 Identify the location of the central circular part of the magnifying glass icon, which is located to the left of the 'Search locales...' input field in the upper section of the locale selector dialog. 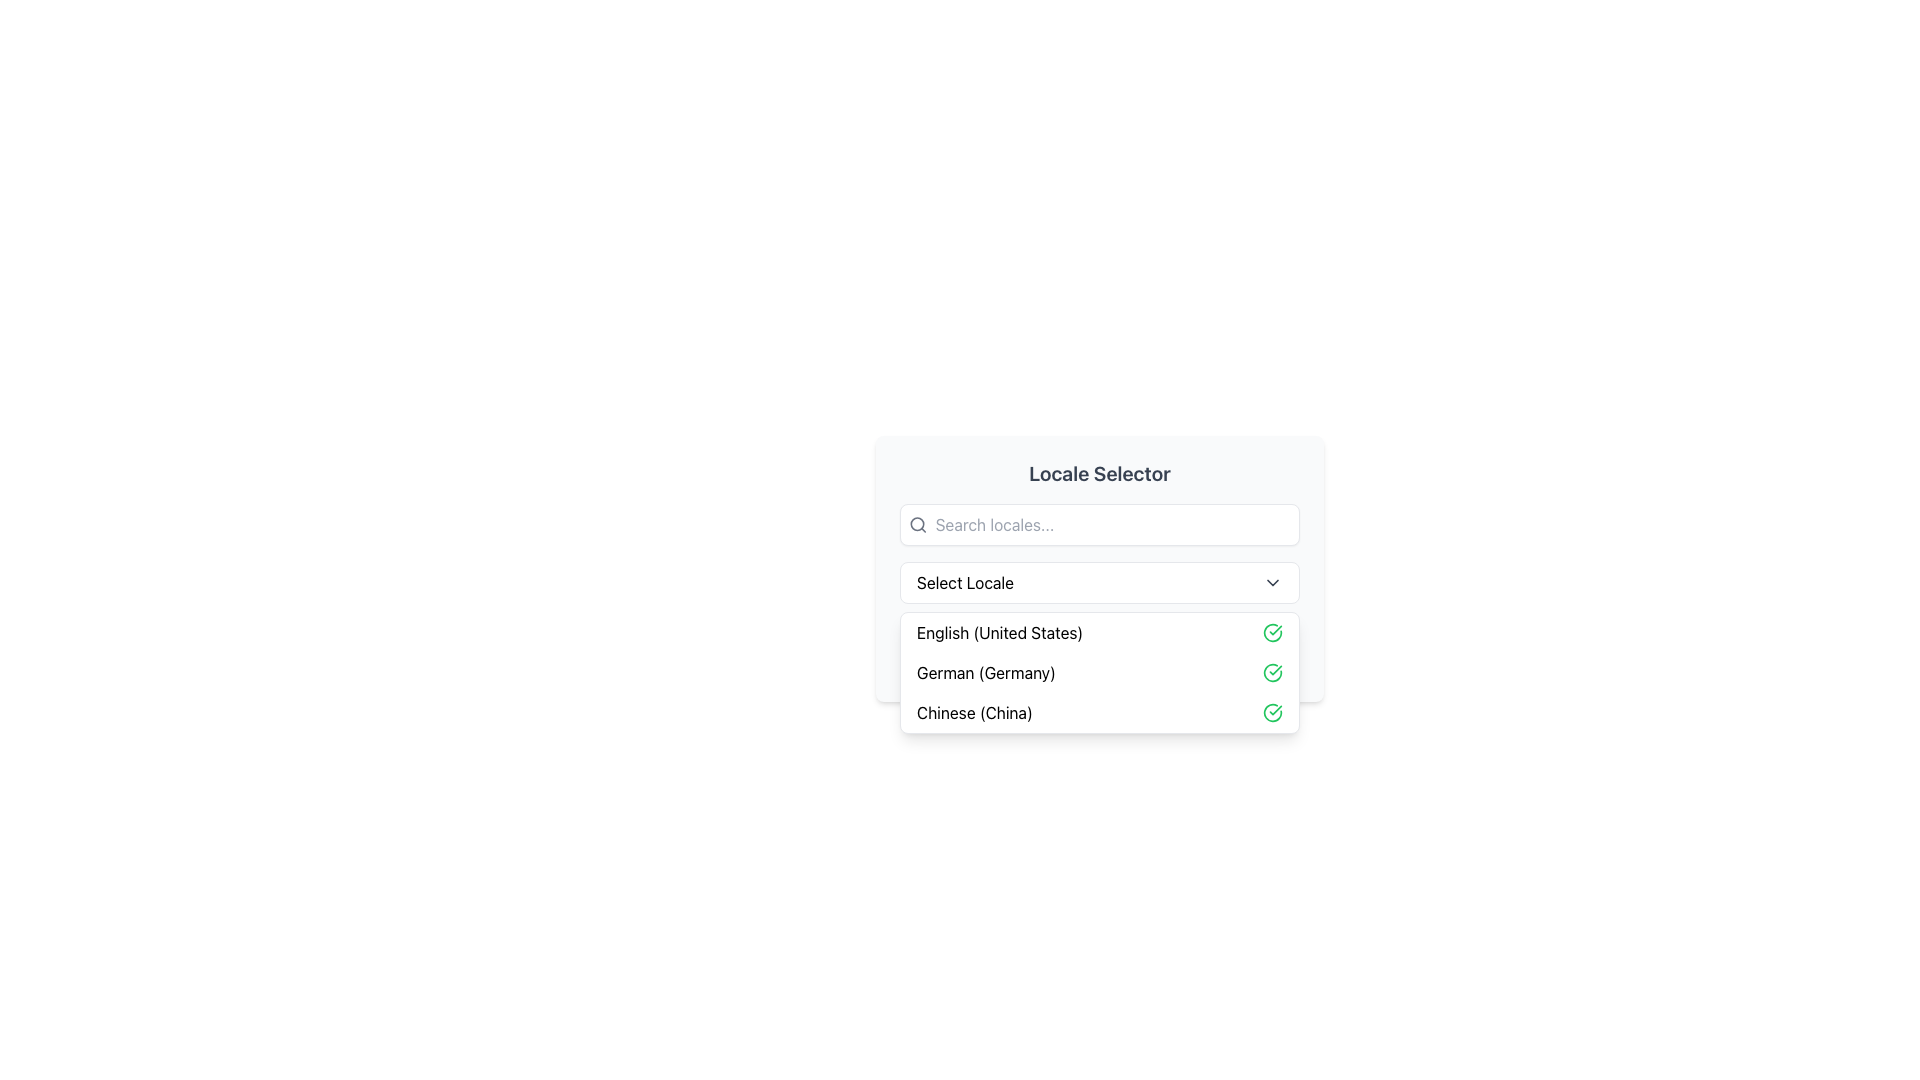
(916, 523).